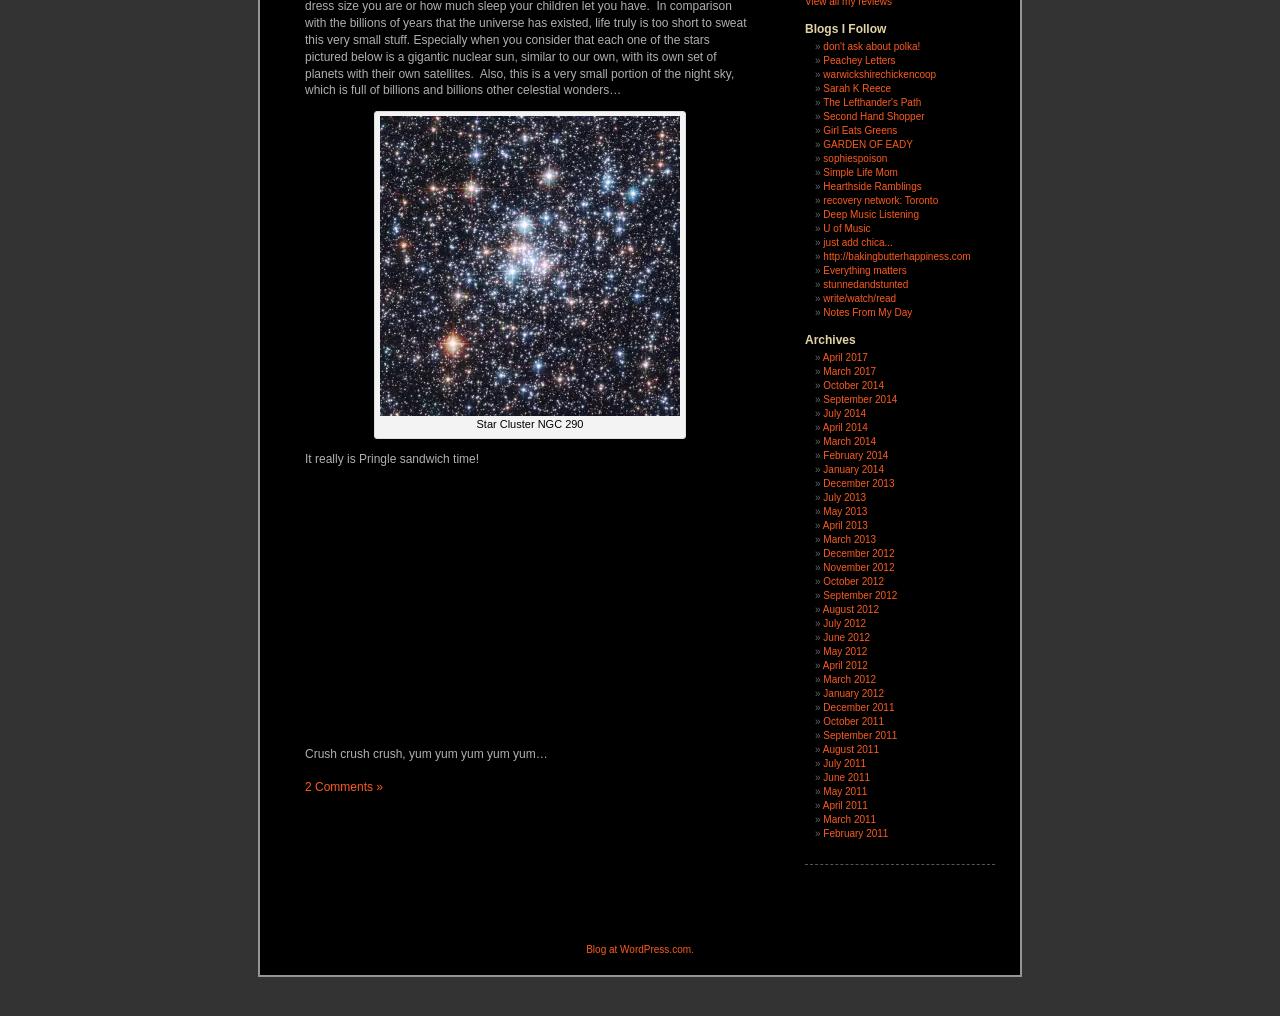  What do you see at coordinates (822, 609) in the screenshot?
I see `'August 2012'` at bounding box center [822, 609].